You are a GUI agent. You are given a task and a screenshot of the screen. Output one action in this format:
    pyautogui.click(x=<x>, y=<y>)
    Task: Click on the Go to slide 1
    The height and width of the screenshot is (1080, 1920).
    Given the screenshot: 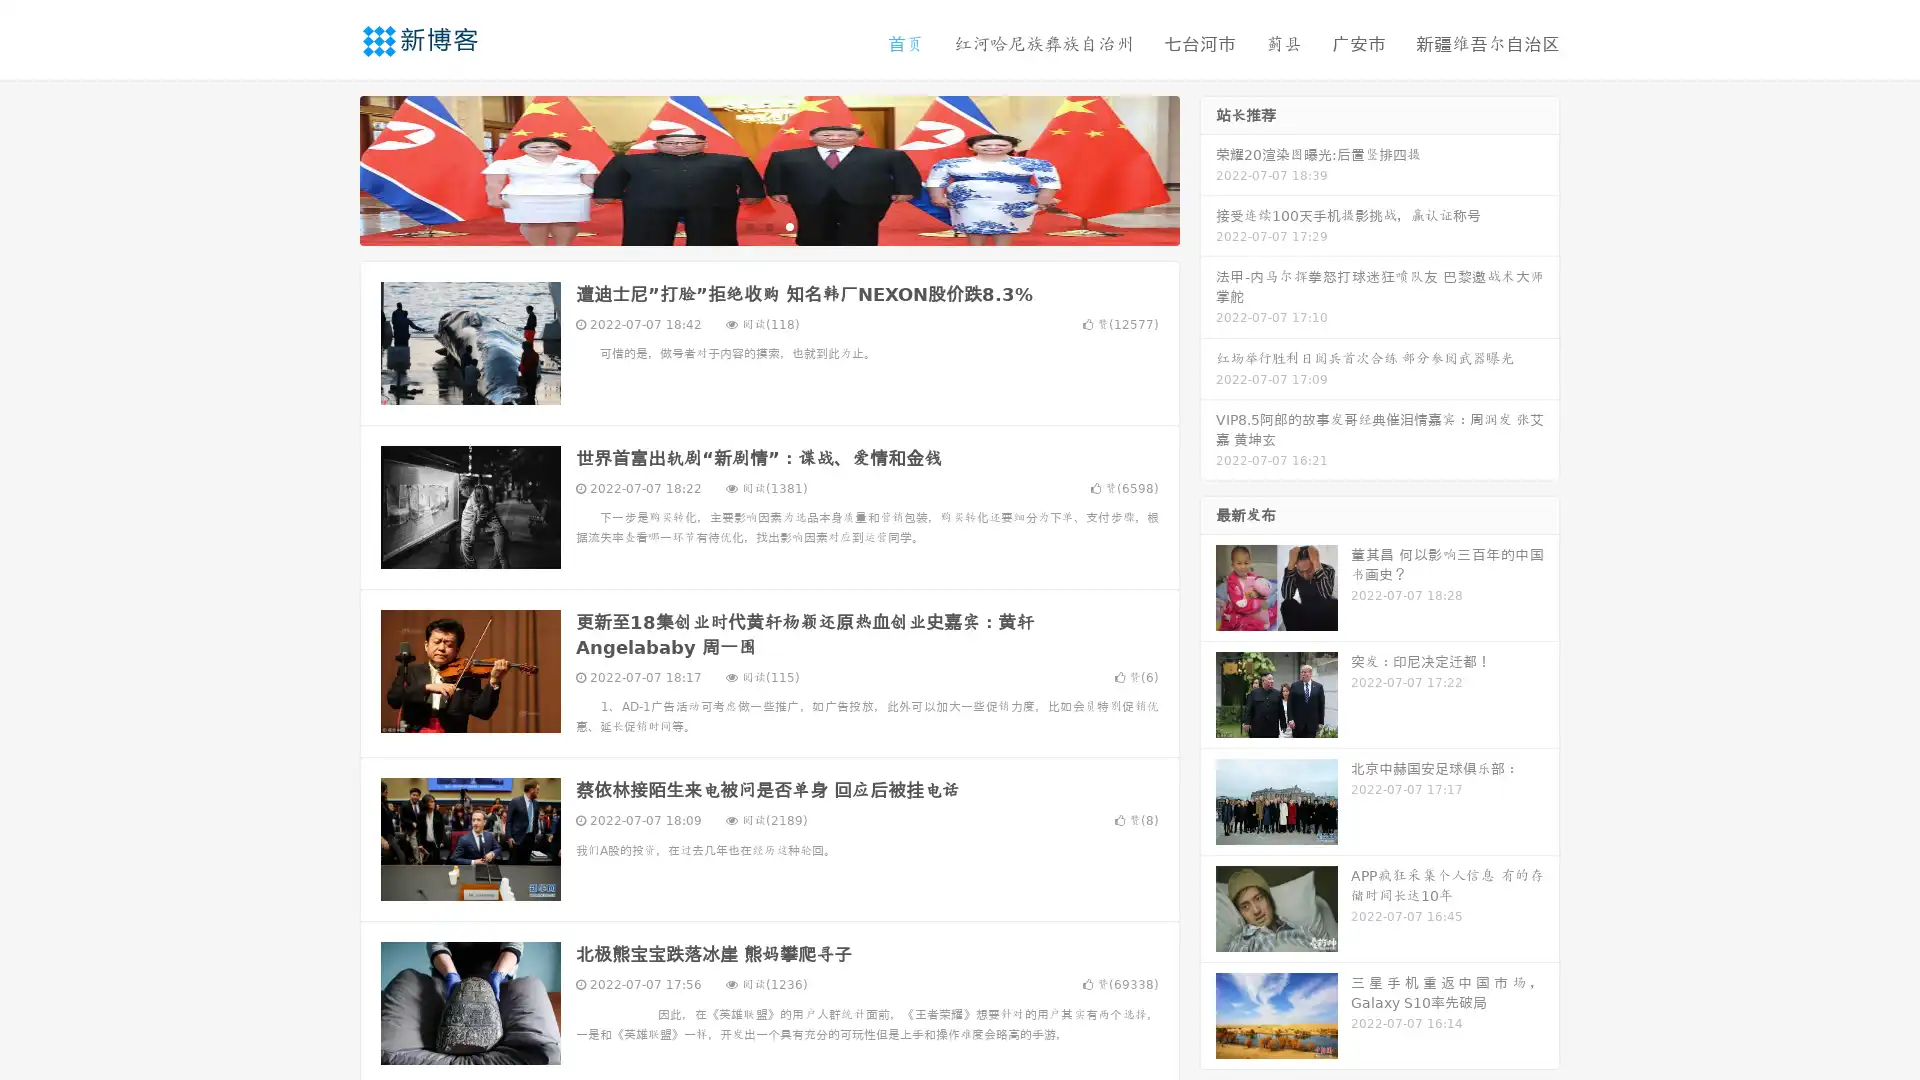 What is the action you would take?
    pyautogui.click(x=748, y=225)
    